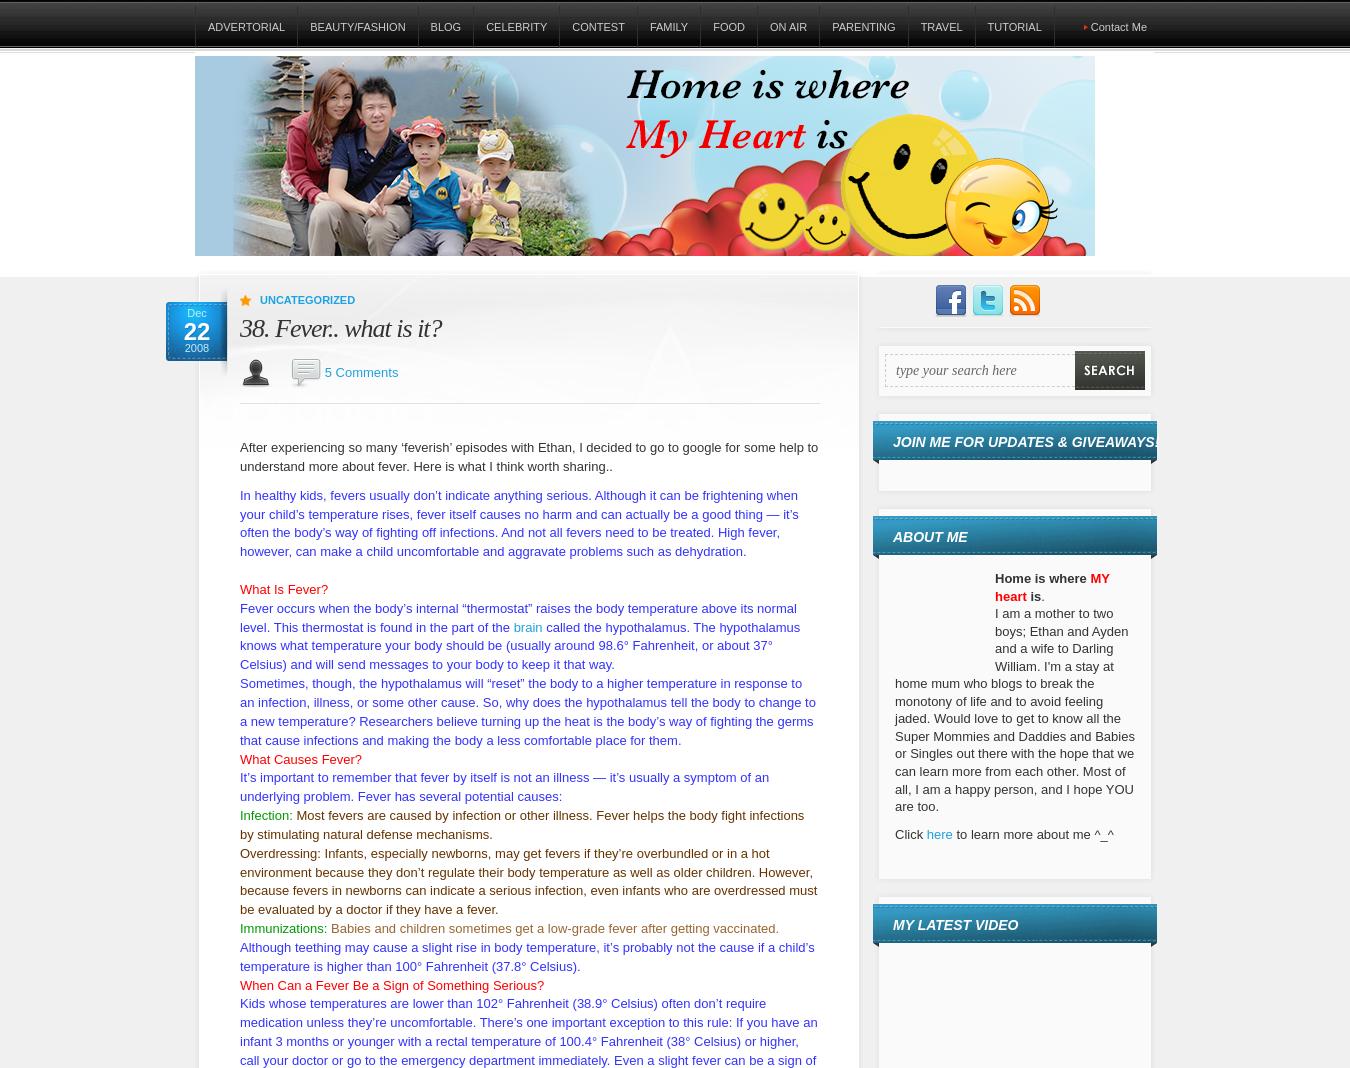 The height and width of the screenshot is (1068, 1350). I want to click on 'called the hypothalamus. The hypothalamus knows what temperature your body should be (usually around 98.6° Fahrenheit, or about 37° Celsius) and will send messages to your body to keep it that way.', so click(519, 644).